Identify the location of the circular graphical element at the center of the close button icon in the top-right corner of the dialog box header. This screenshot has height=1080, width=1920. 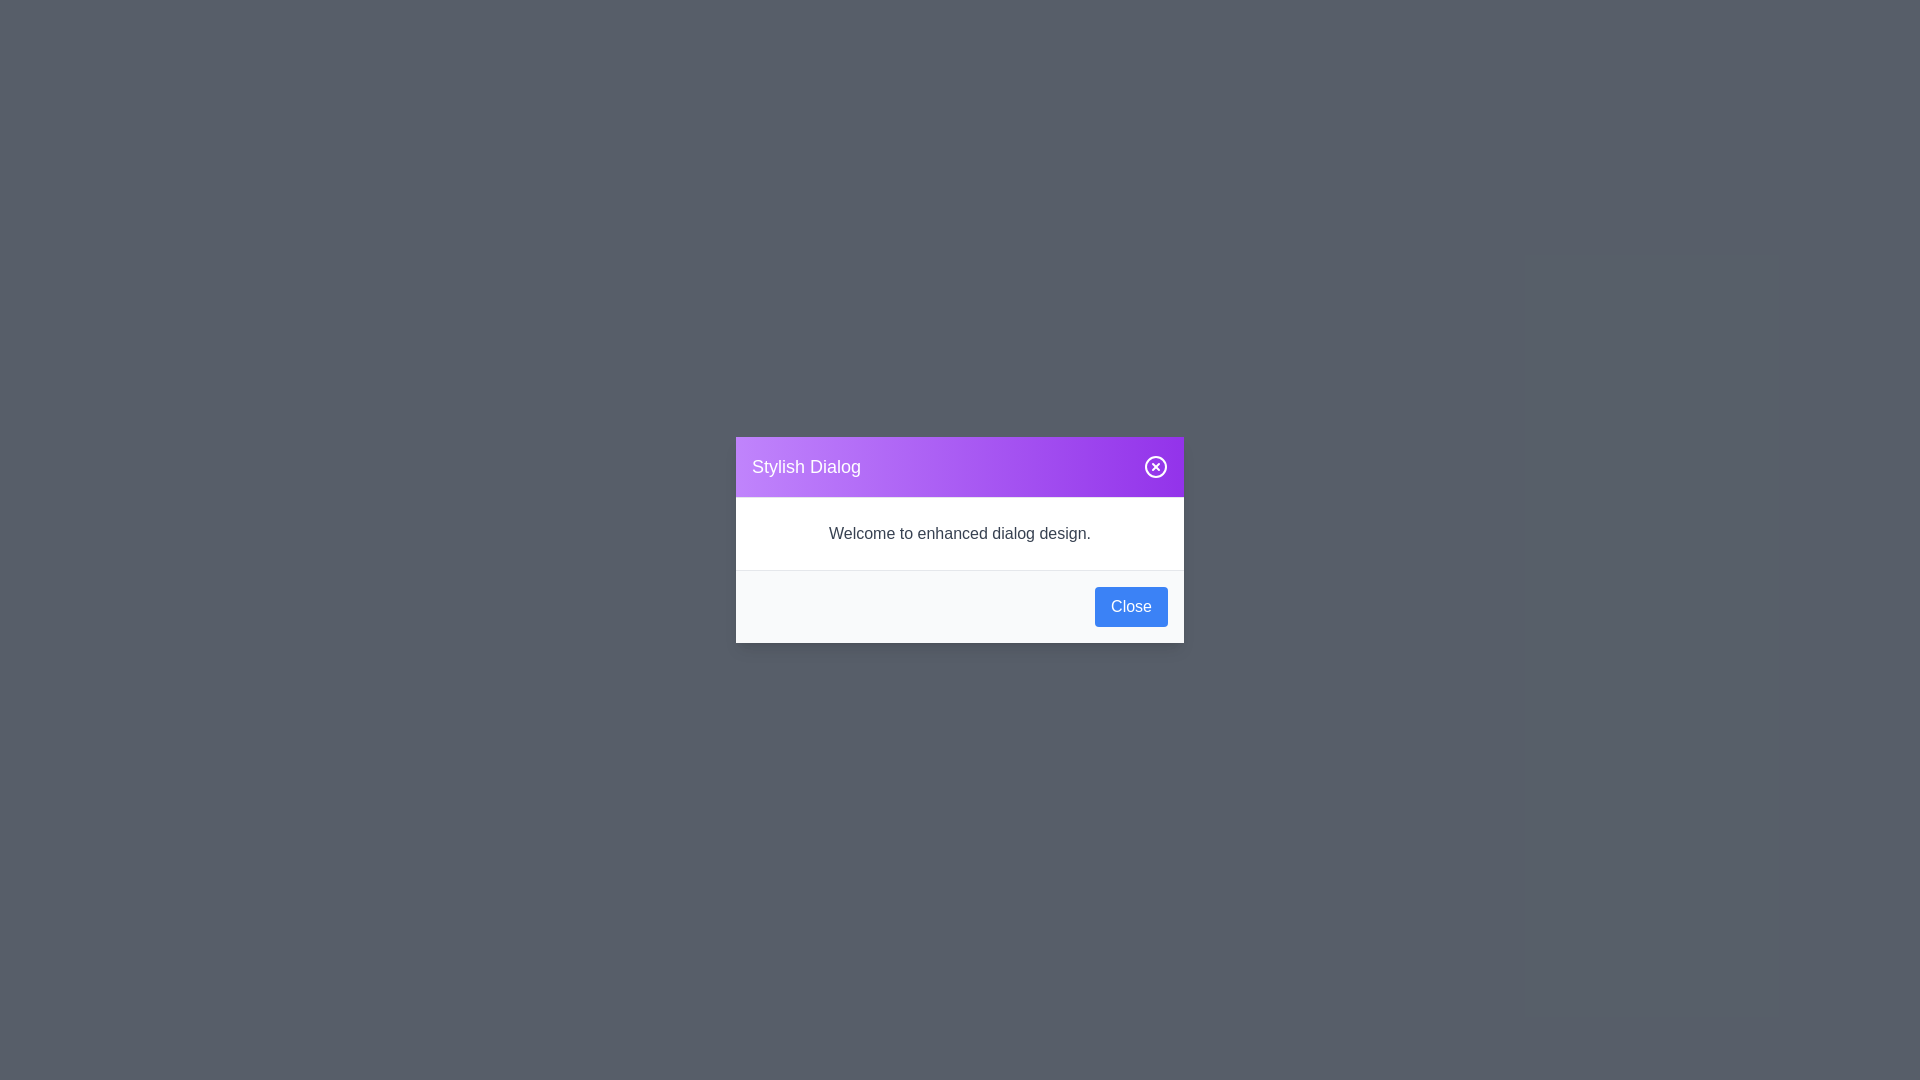
(1156, 466).